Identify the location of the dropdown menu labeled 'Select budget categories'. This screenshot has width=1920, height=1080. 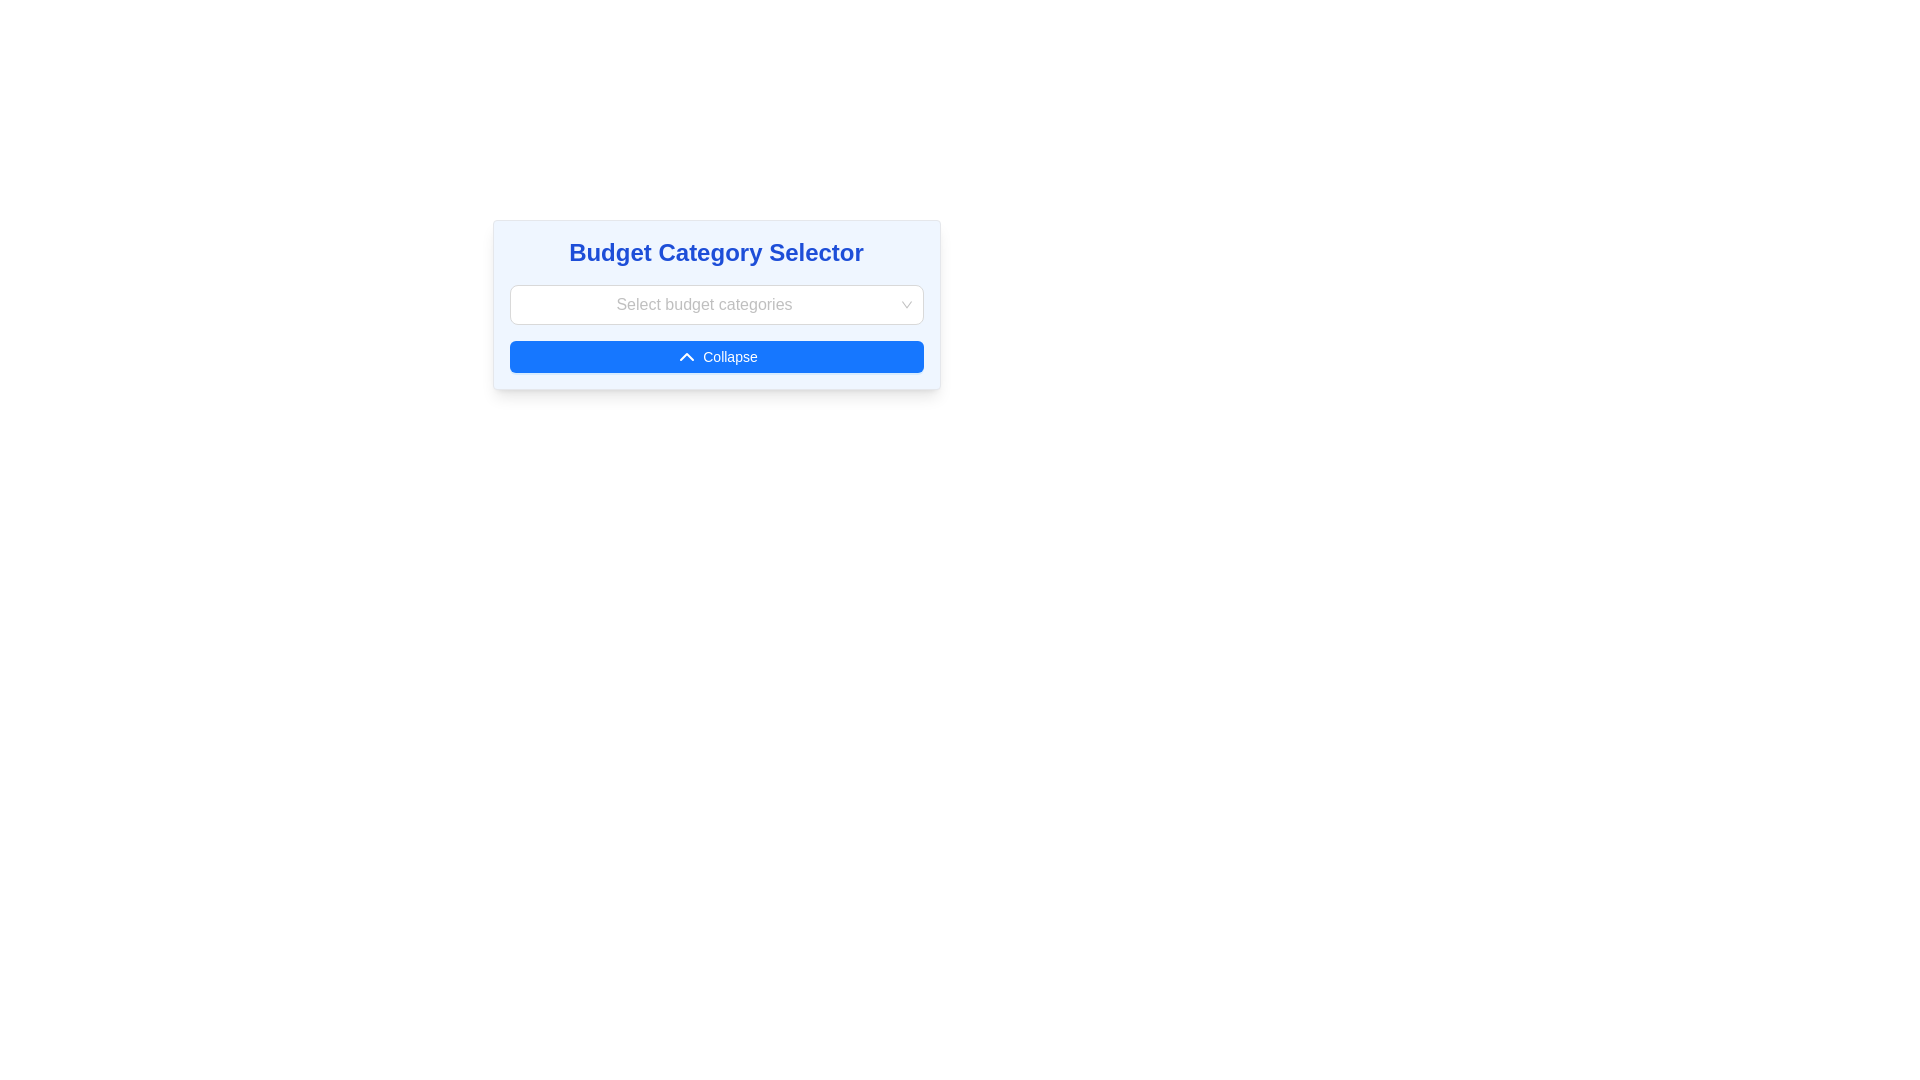
(716, 304).